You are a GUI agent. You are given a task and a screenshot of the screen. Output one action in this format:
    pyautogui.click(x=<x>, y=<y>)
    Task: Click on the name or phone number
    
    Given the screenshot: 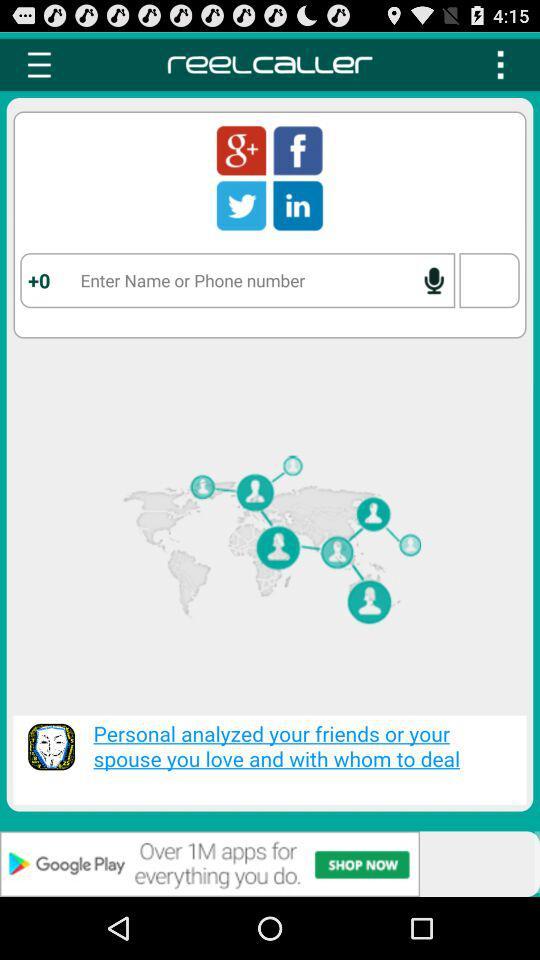 What is the action you would take?
    pyautogui.click(x=237, y=279)
    